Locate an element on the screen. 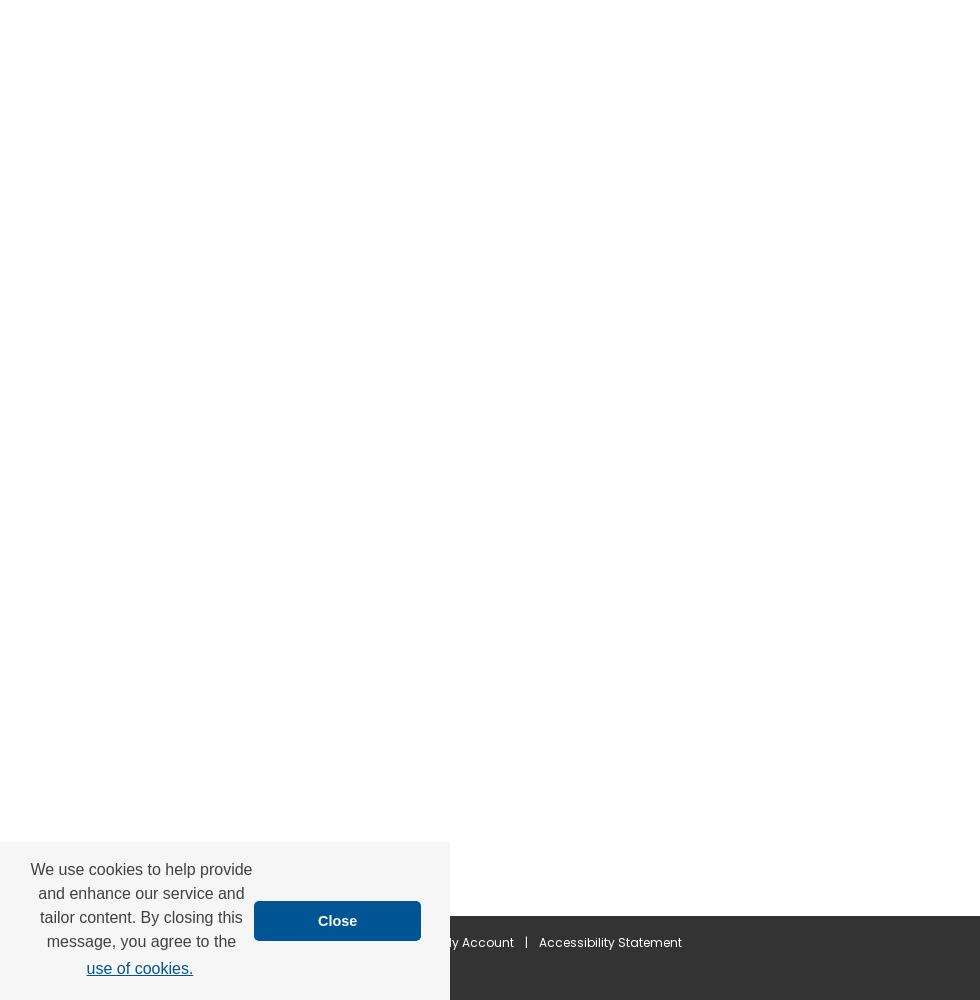  'Close' is located at coordinates (337, 920).